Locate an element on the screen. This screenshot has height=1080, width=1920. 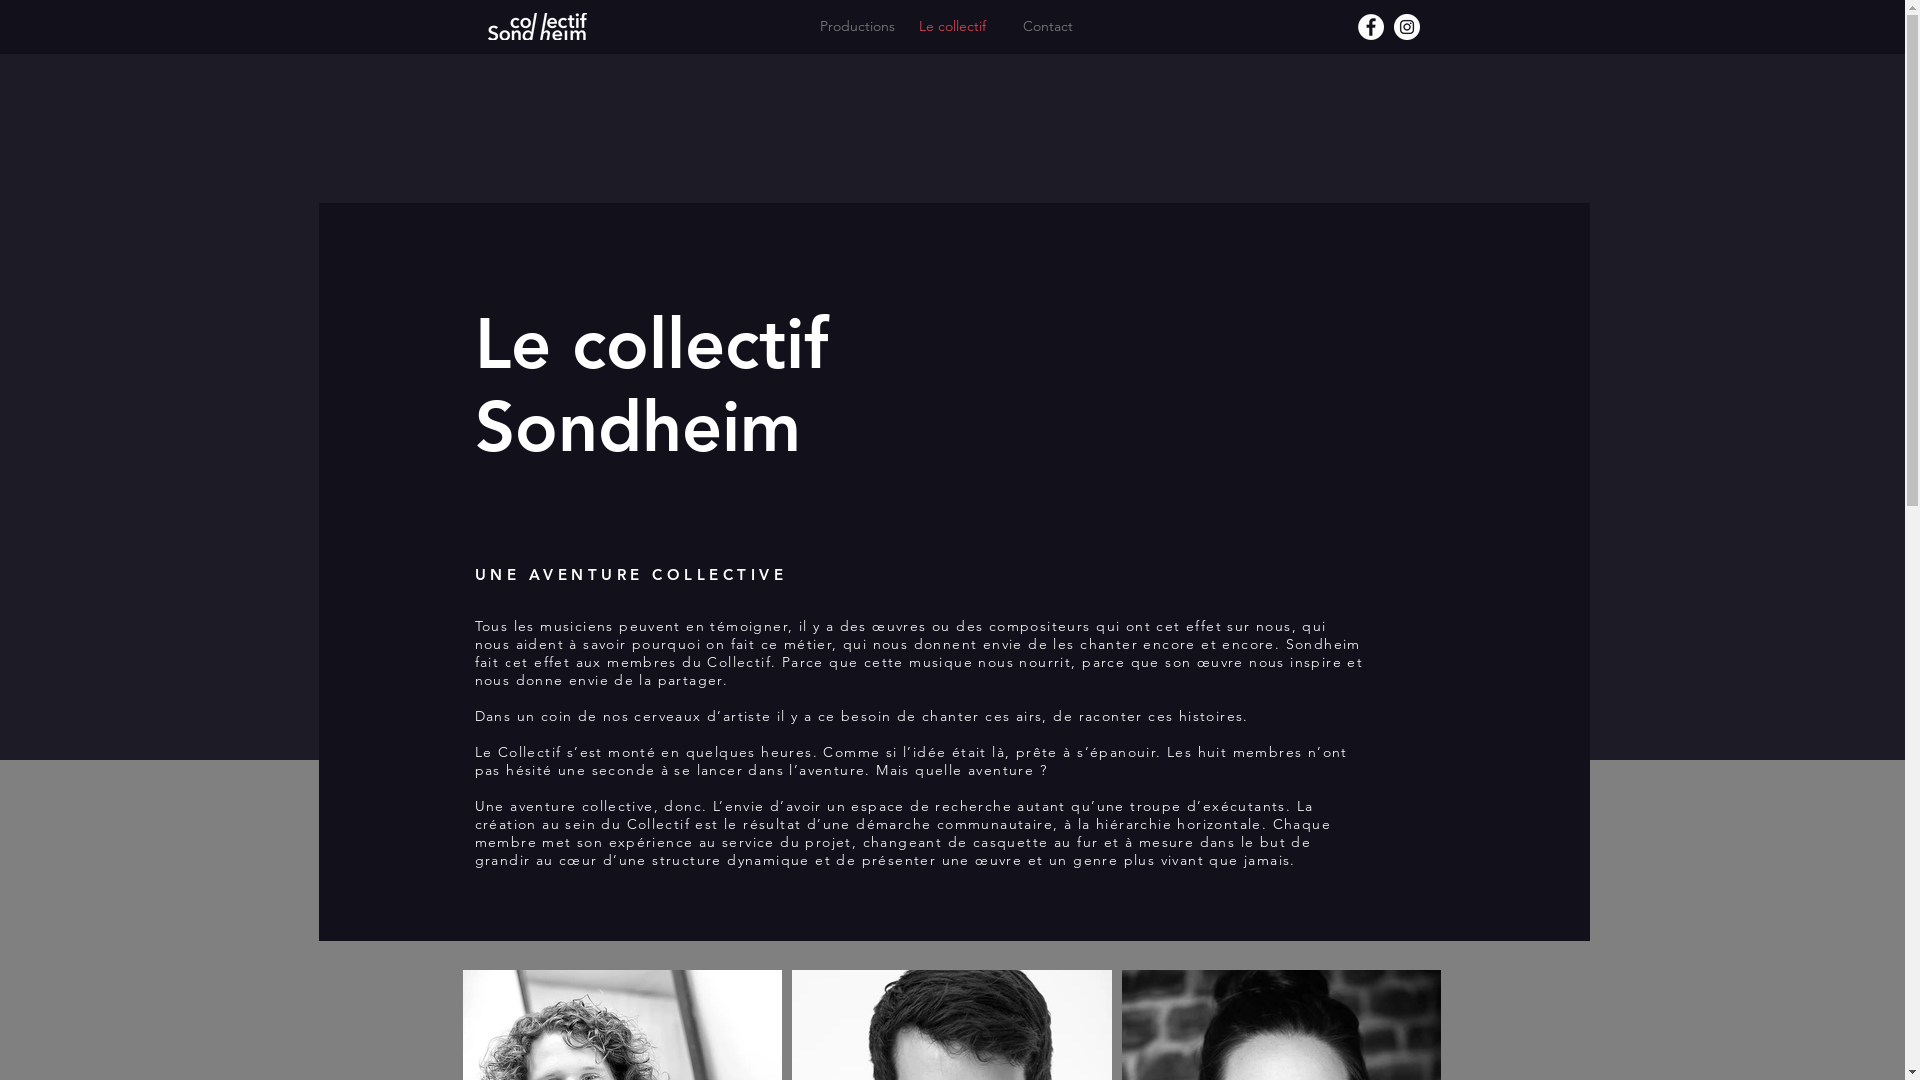
'Contact' is located at coordinates (1046, 26).